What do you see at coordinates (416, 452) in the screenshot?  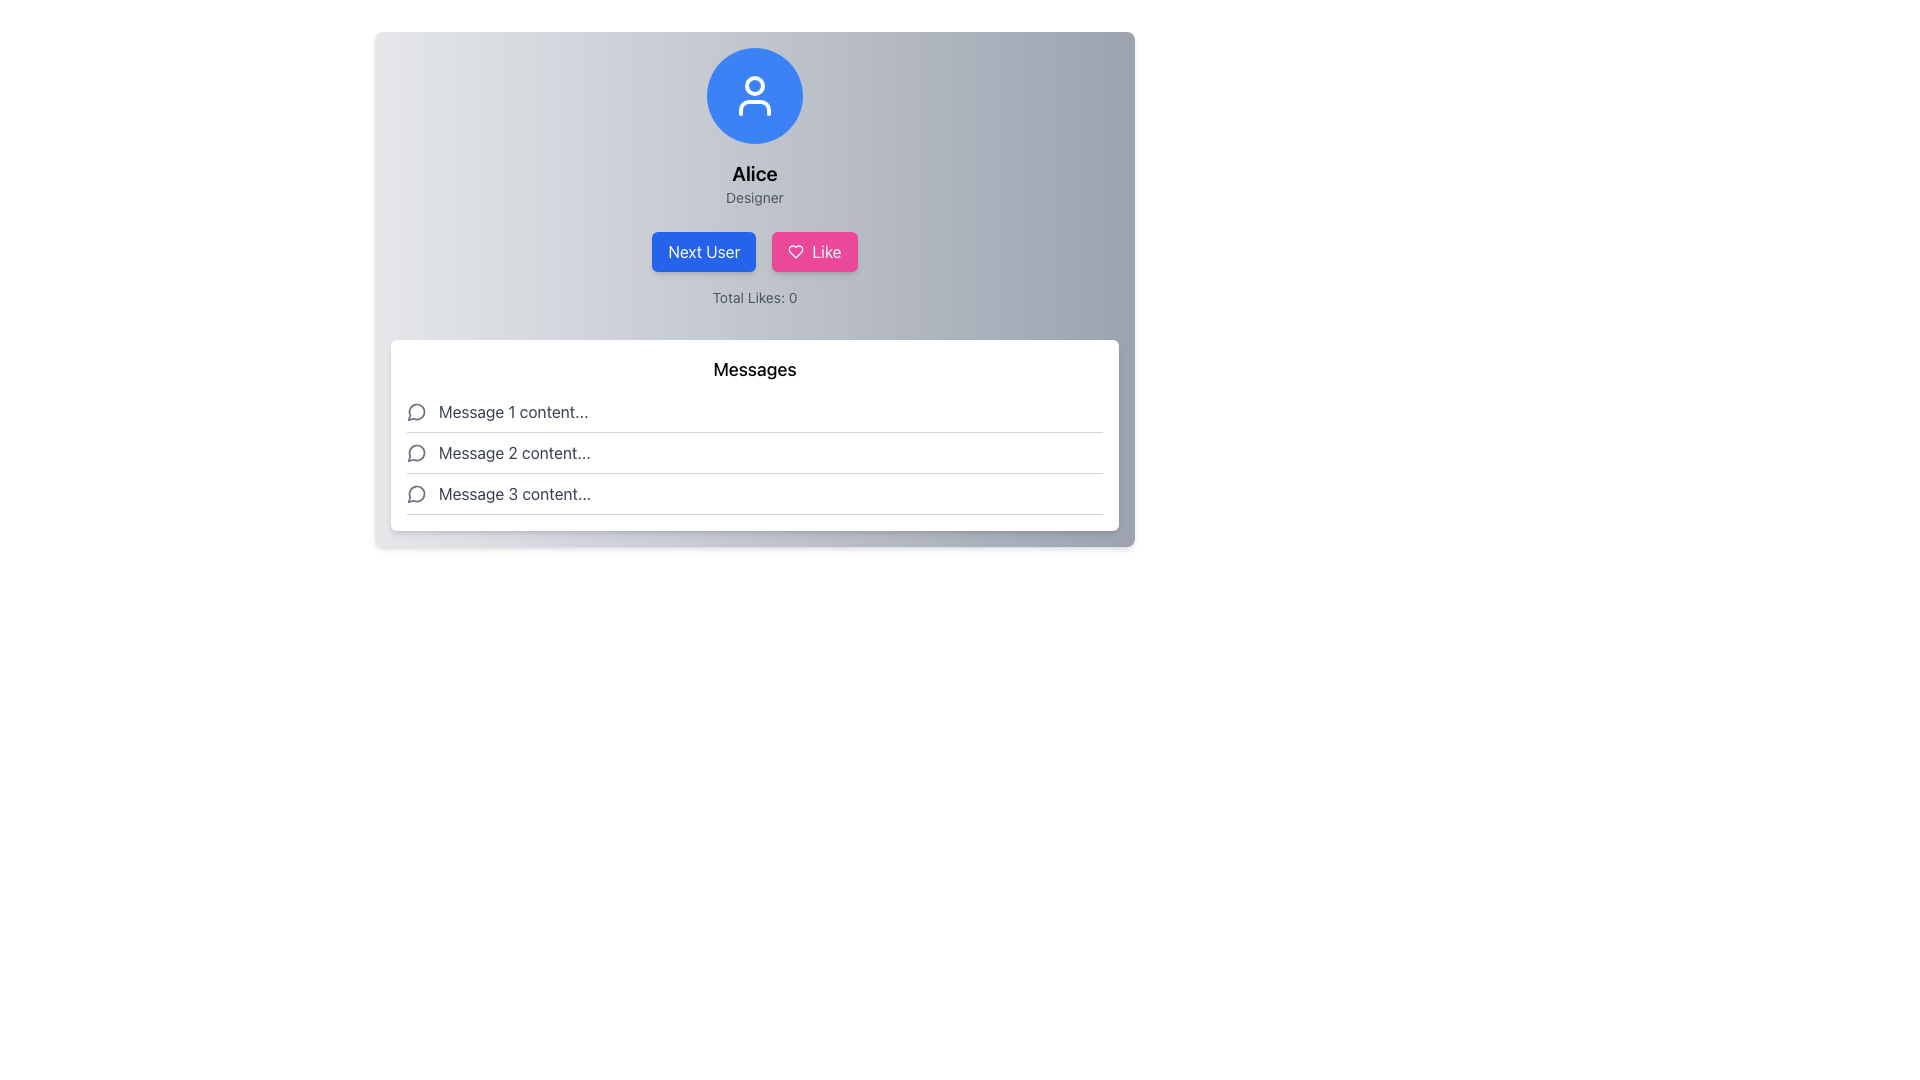 I see `the message indicator icon located to the left of the text 'Message 2 content...' in the message list` at bounding box center [416, 452].